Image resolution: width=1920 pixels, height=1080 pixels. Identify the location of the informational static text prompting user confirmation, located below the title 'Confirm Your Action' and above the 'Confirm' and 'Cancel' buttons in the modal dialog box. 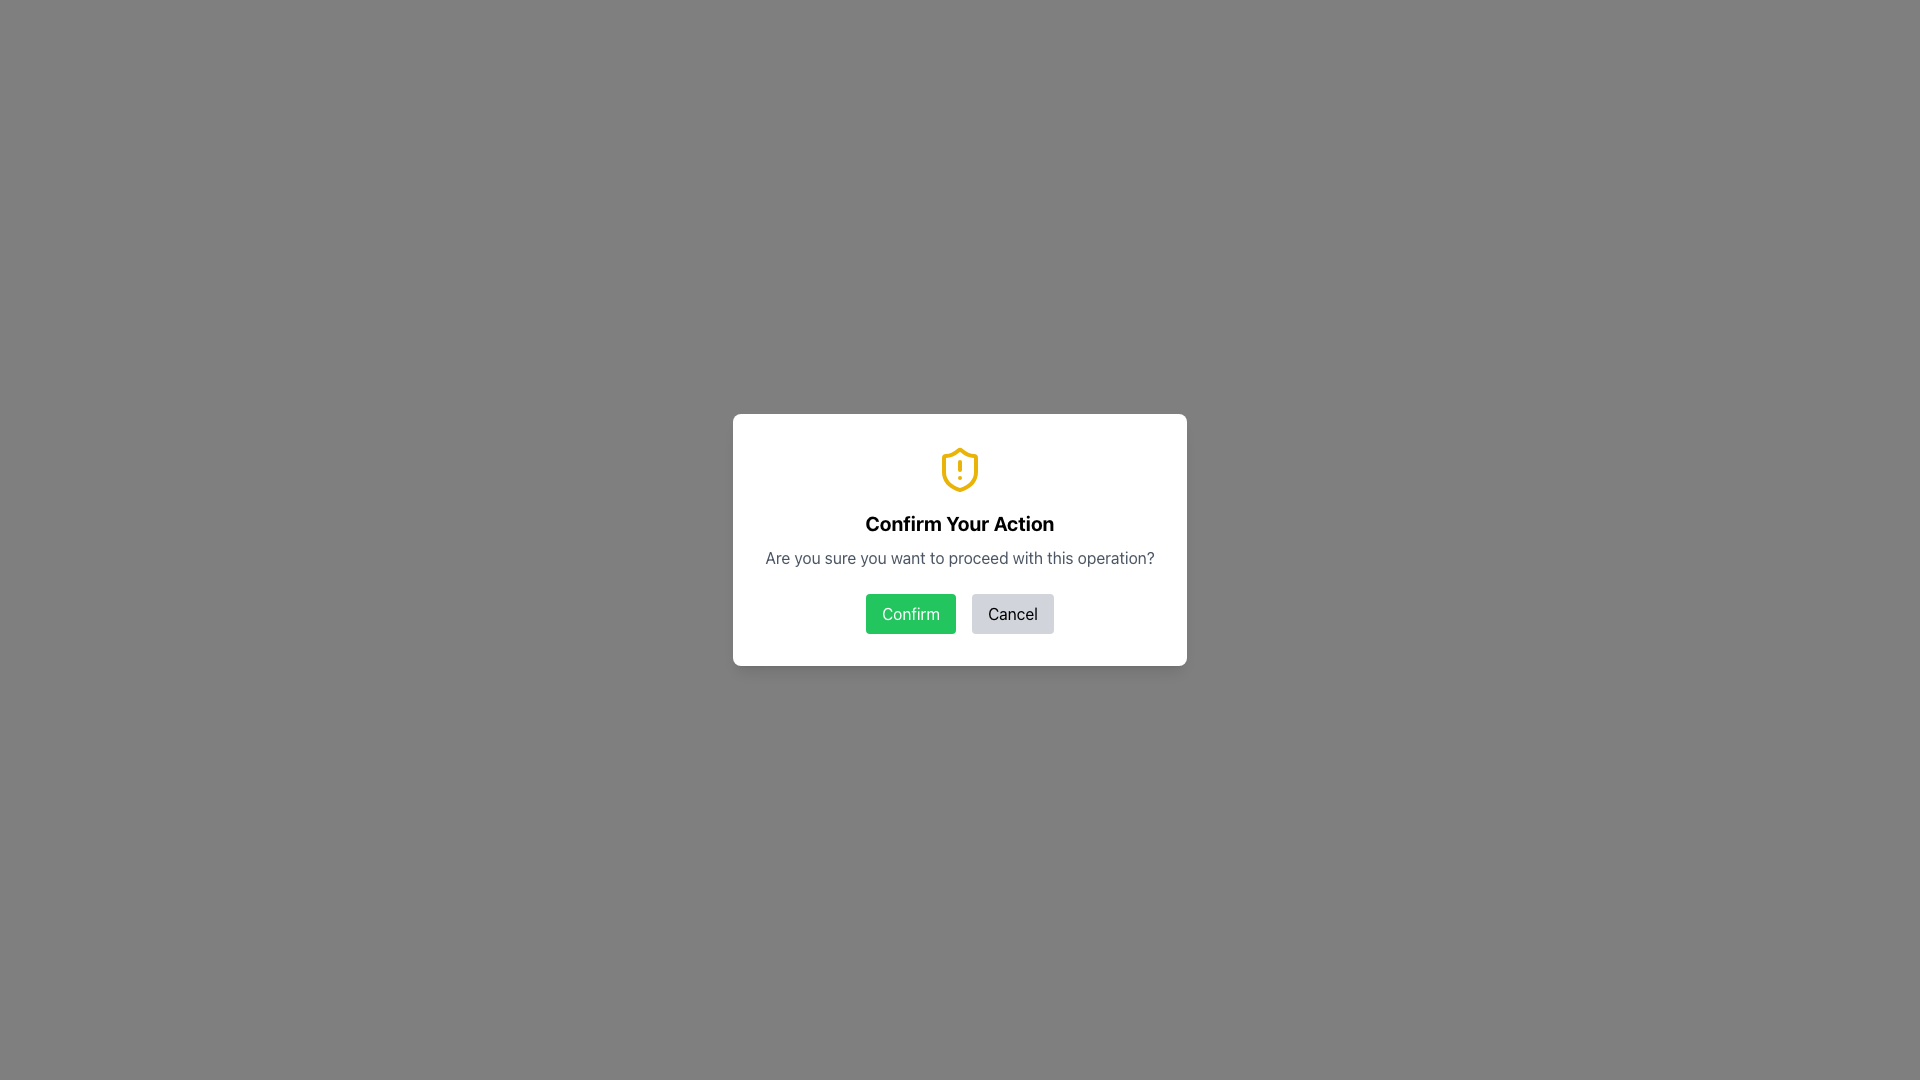
(960, 558).